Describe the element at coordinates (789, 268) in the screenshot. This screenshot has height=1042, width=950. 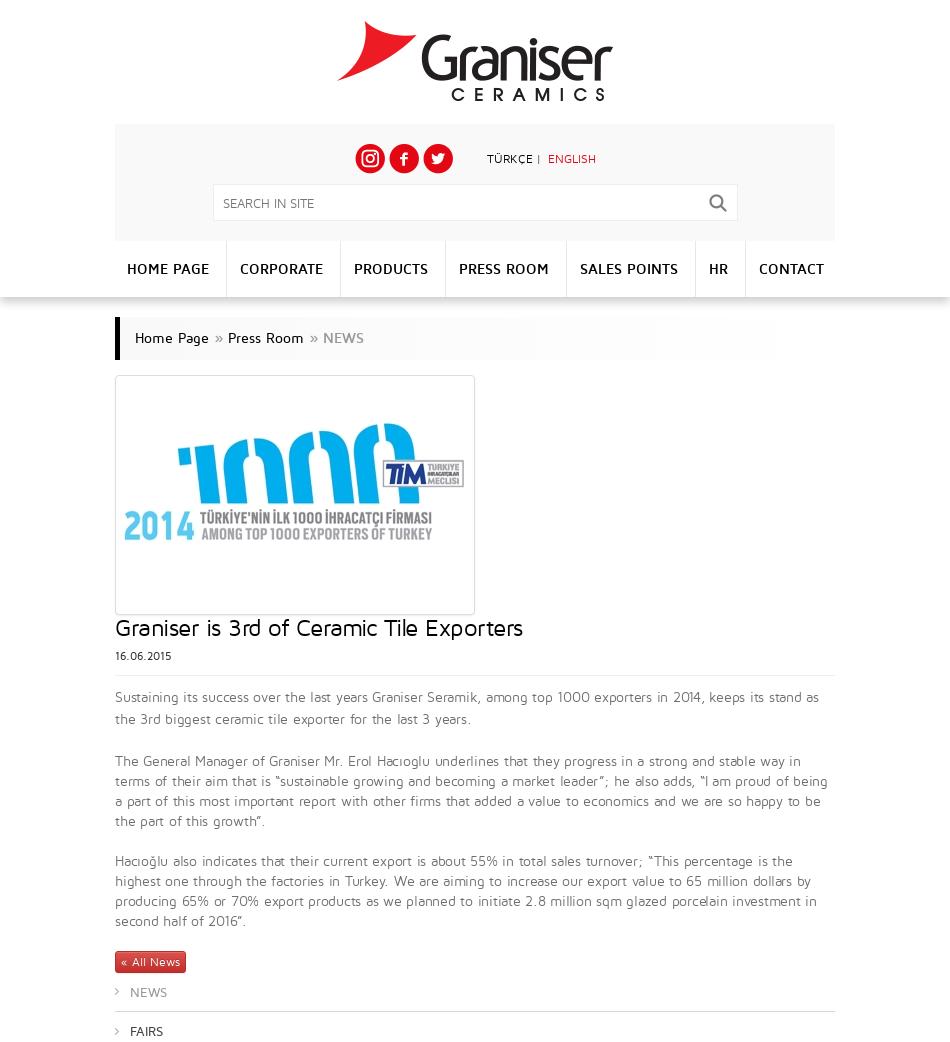
I see `'CONTACT'` at that location.